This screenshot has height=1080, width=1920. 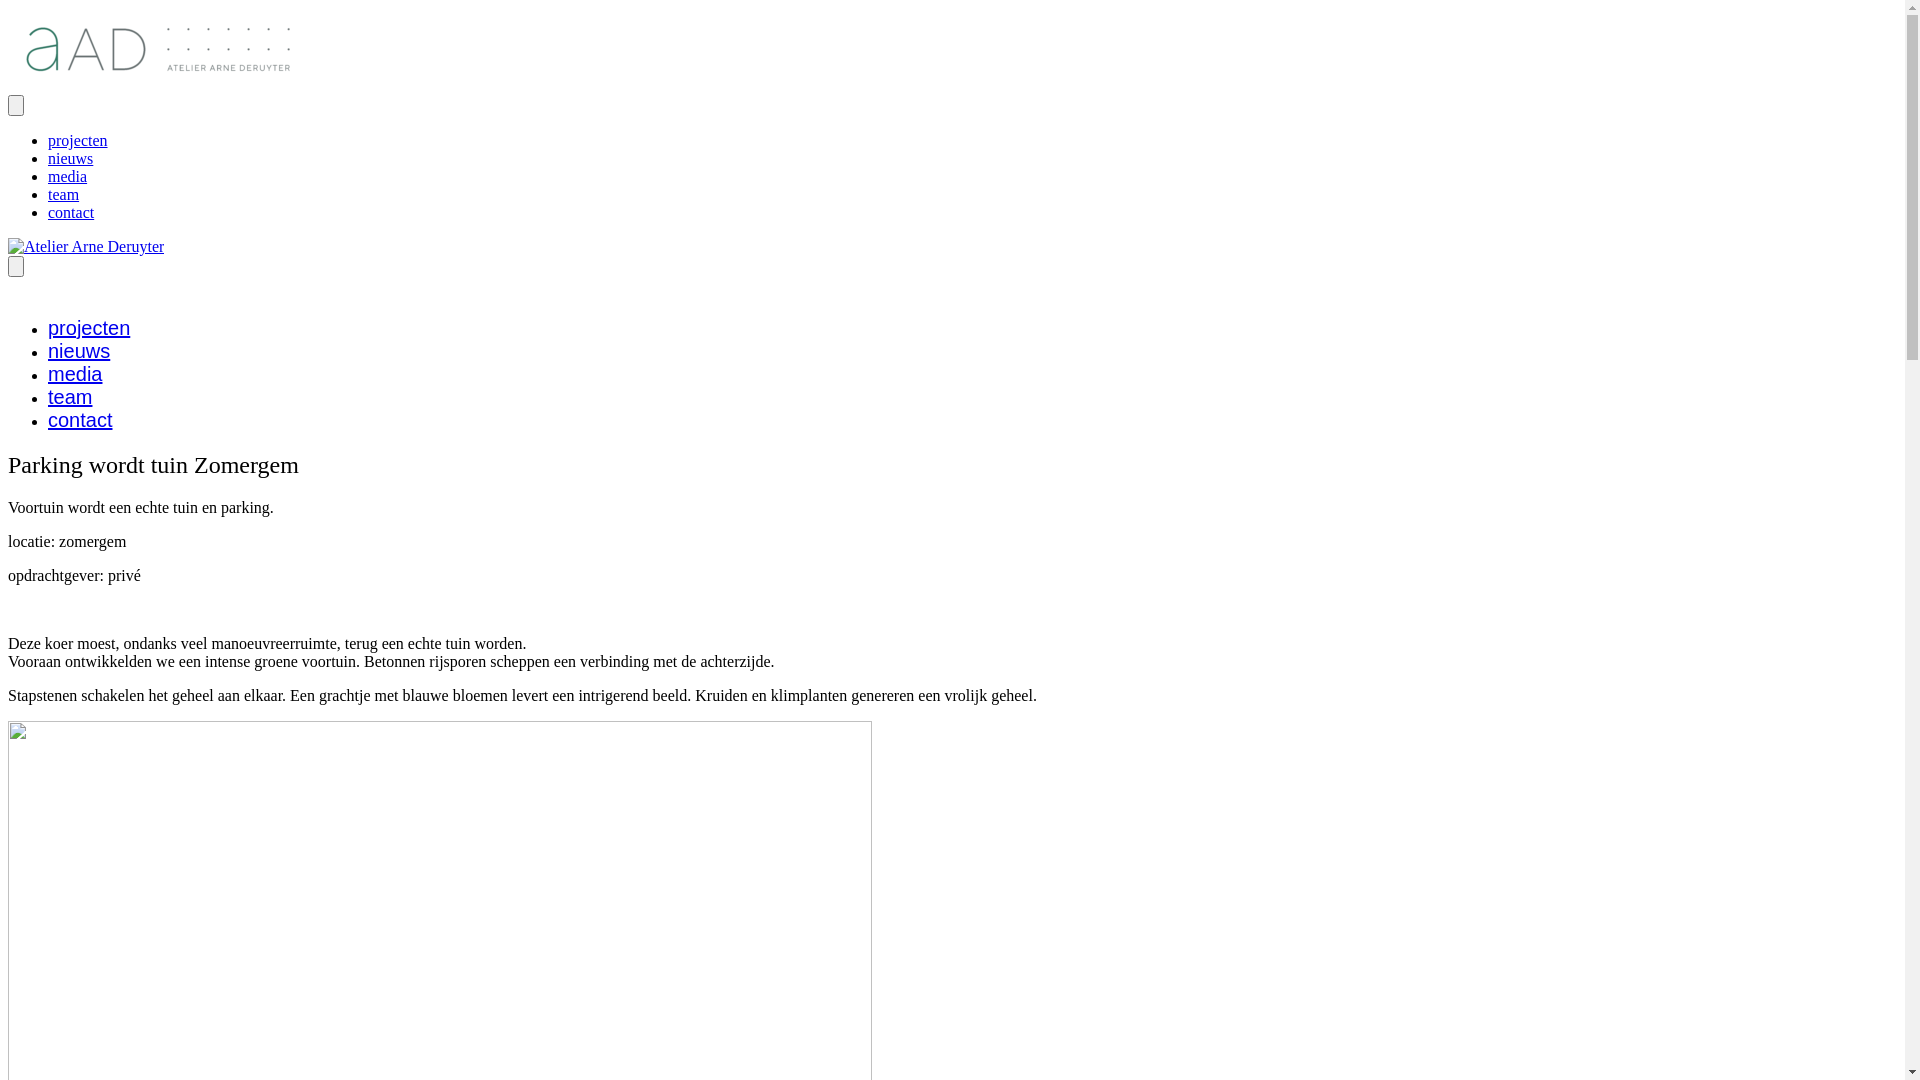 What do you see at coordinates (70, 397) in the screenshot?
I see `'team'` at bounding box center [70, 397].